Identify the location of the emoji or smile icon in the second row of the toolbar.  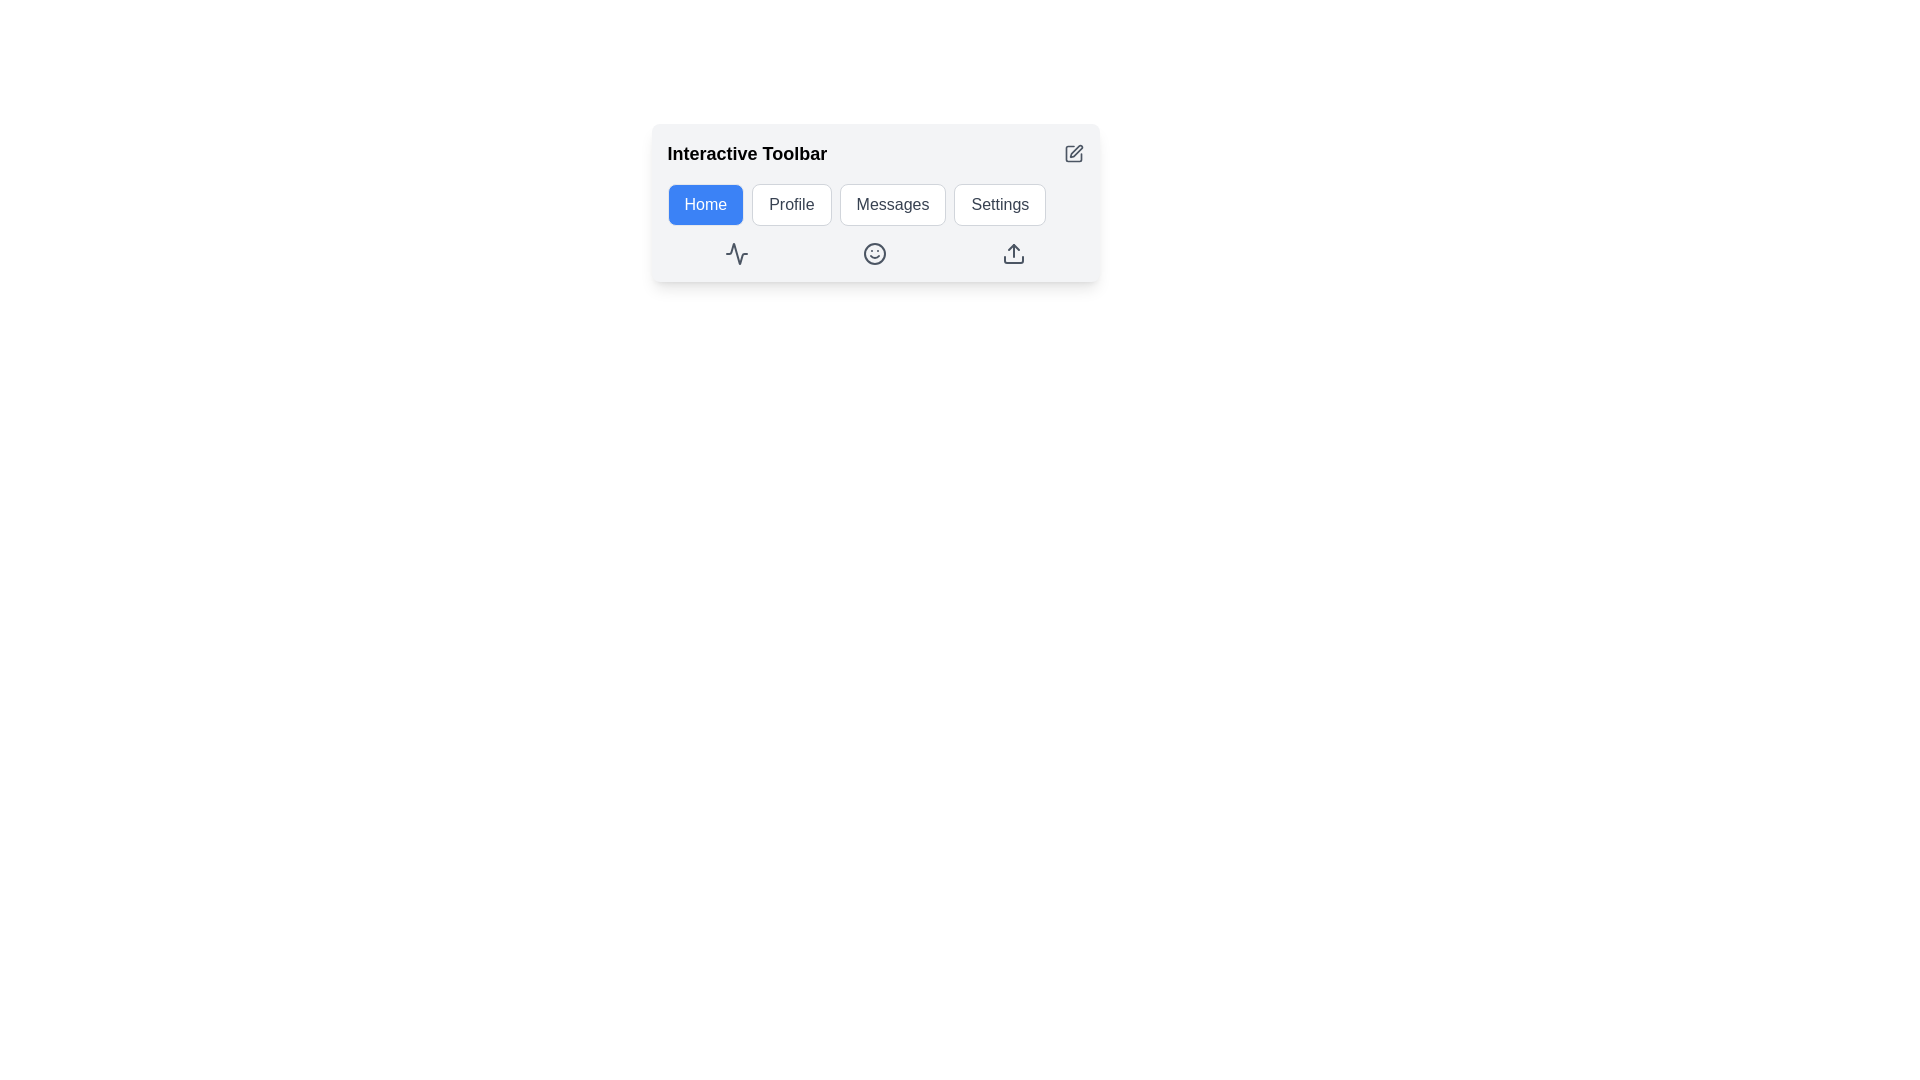
(875, 253).